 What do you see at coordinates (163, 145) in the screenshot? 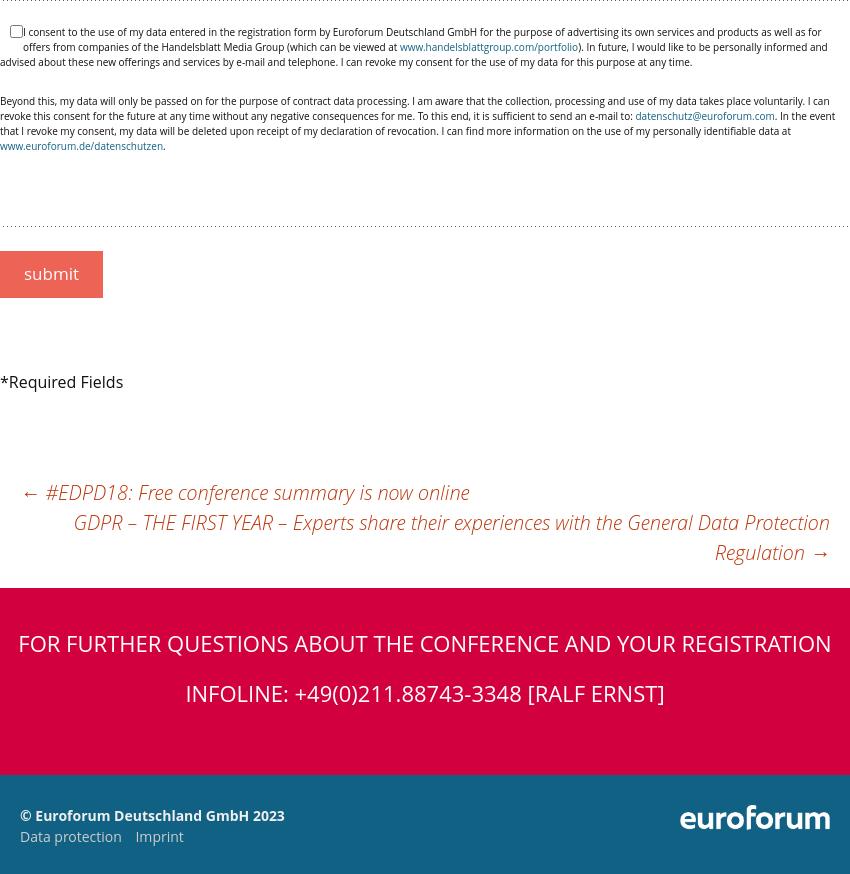
I see `'.'` at bounding box center [163, 145].